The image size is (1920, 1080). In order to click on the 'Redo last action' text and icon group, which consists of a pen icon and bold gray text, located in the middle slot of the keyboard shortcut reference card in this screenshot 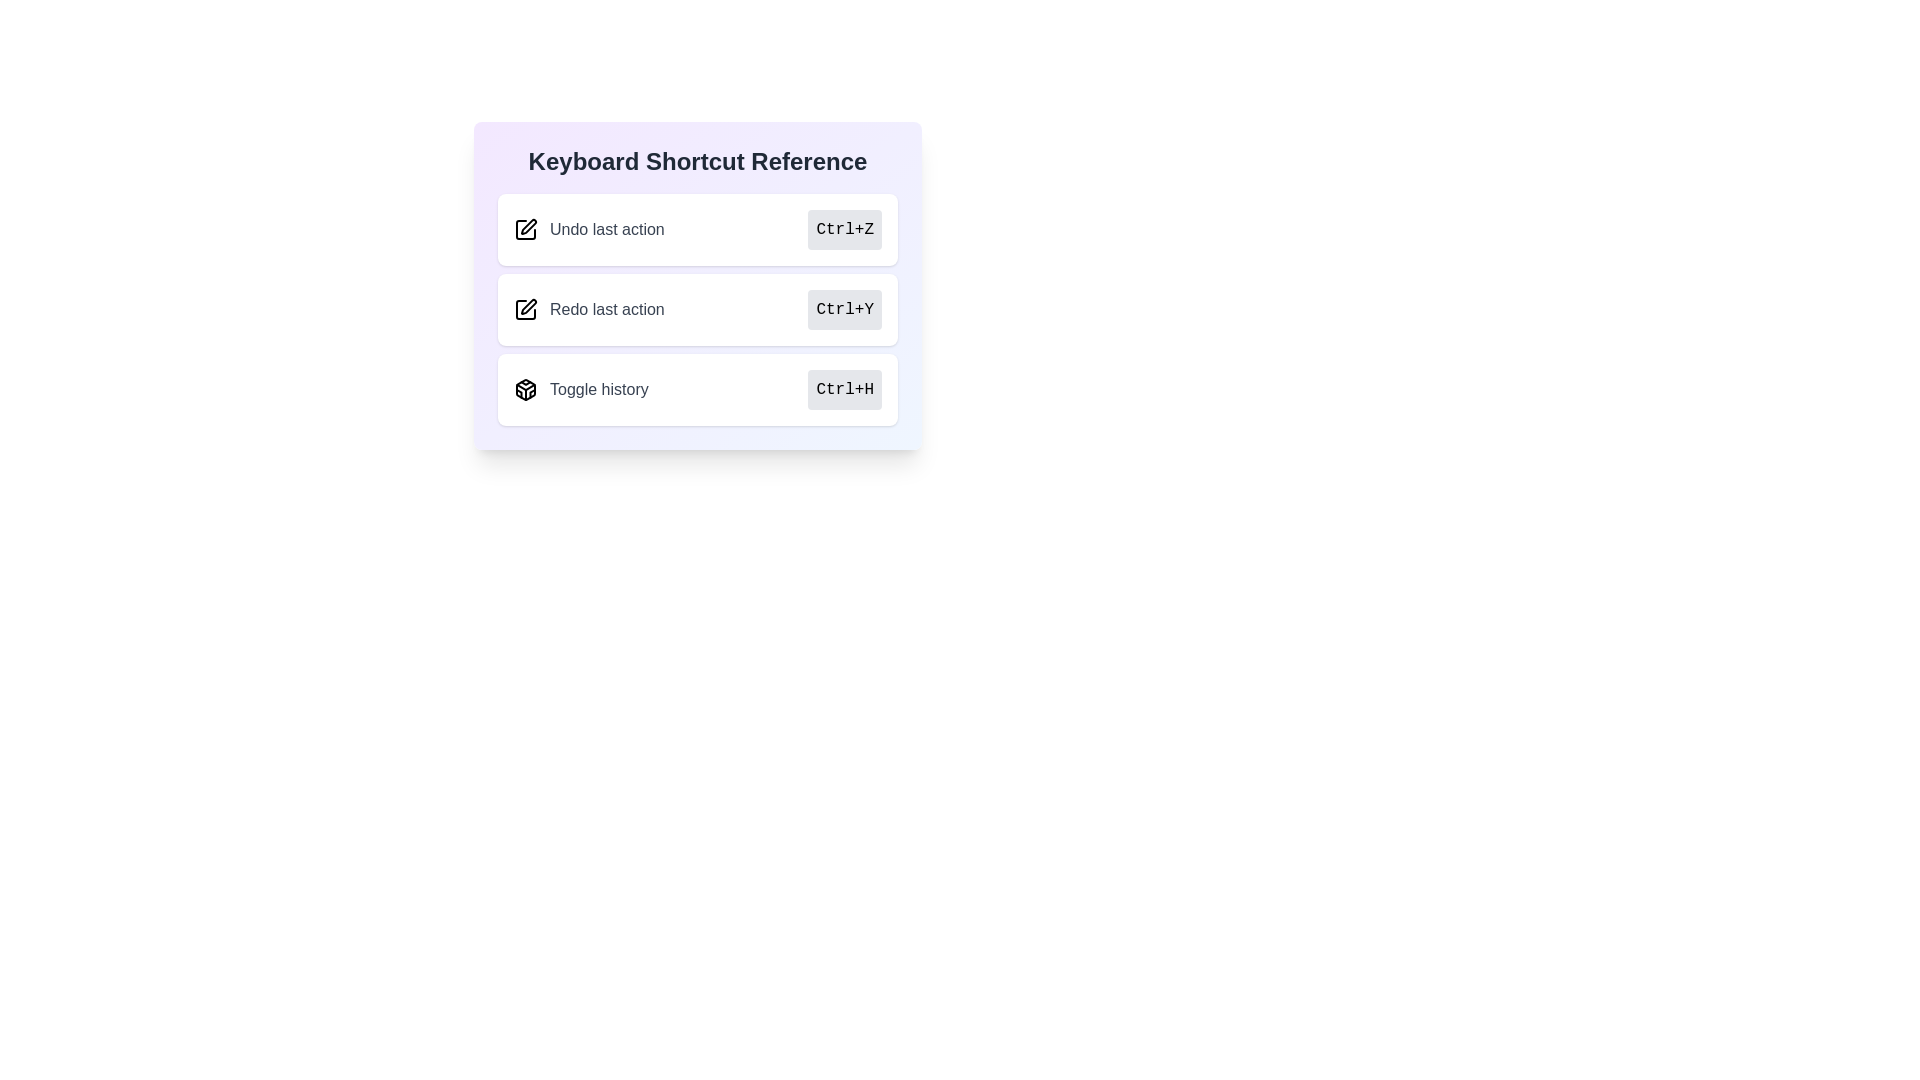, I will do `click(588, 309)`.